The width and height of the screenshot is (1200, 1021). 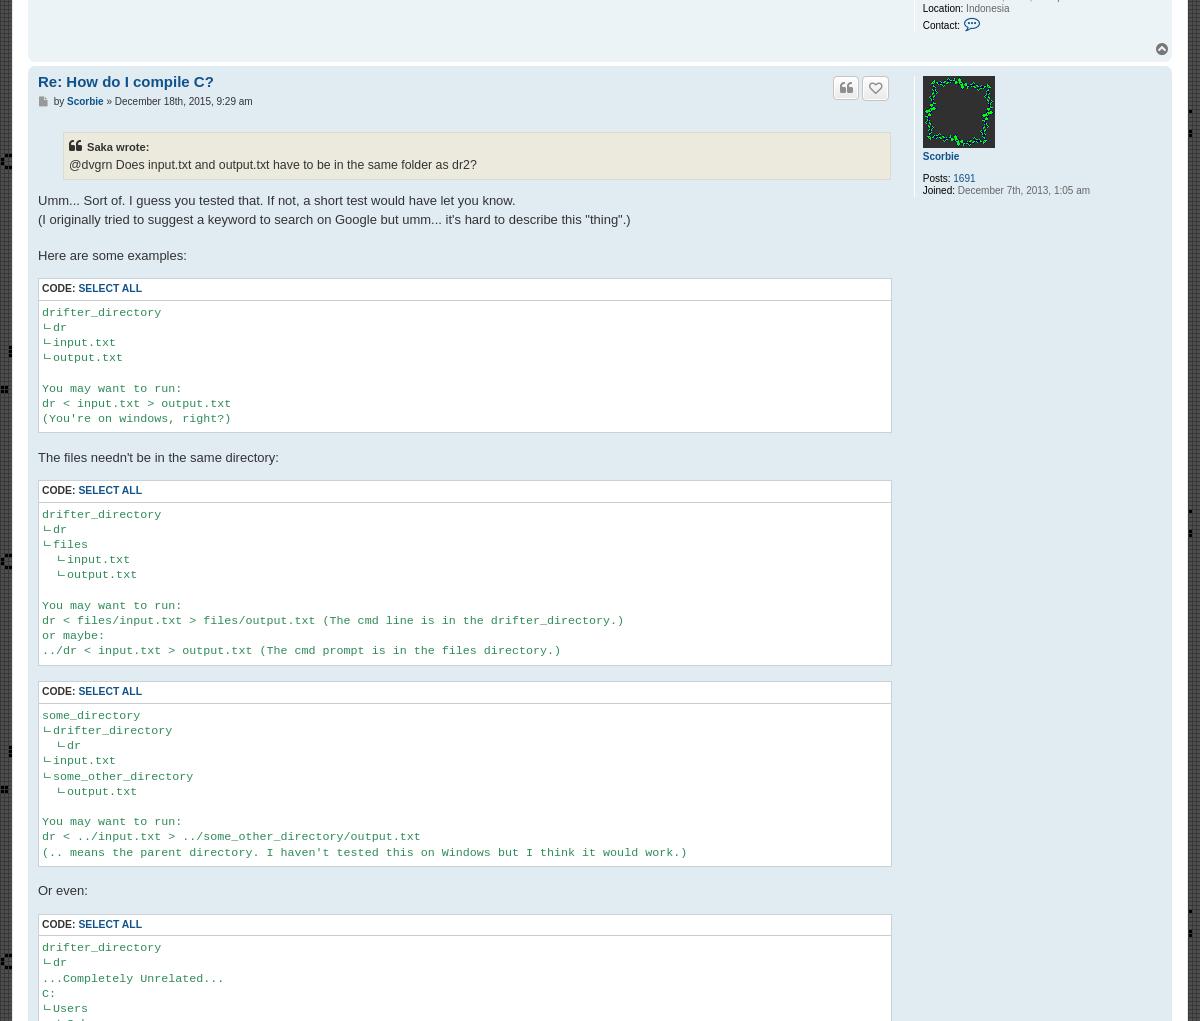 What do you see at coordinates (921, 24) in the screenshot?
I see `'Contact:'` at bounding box center [921, 24].